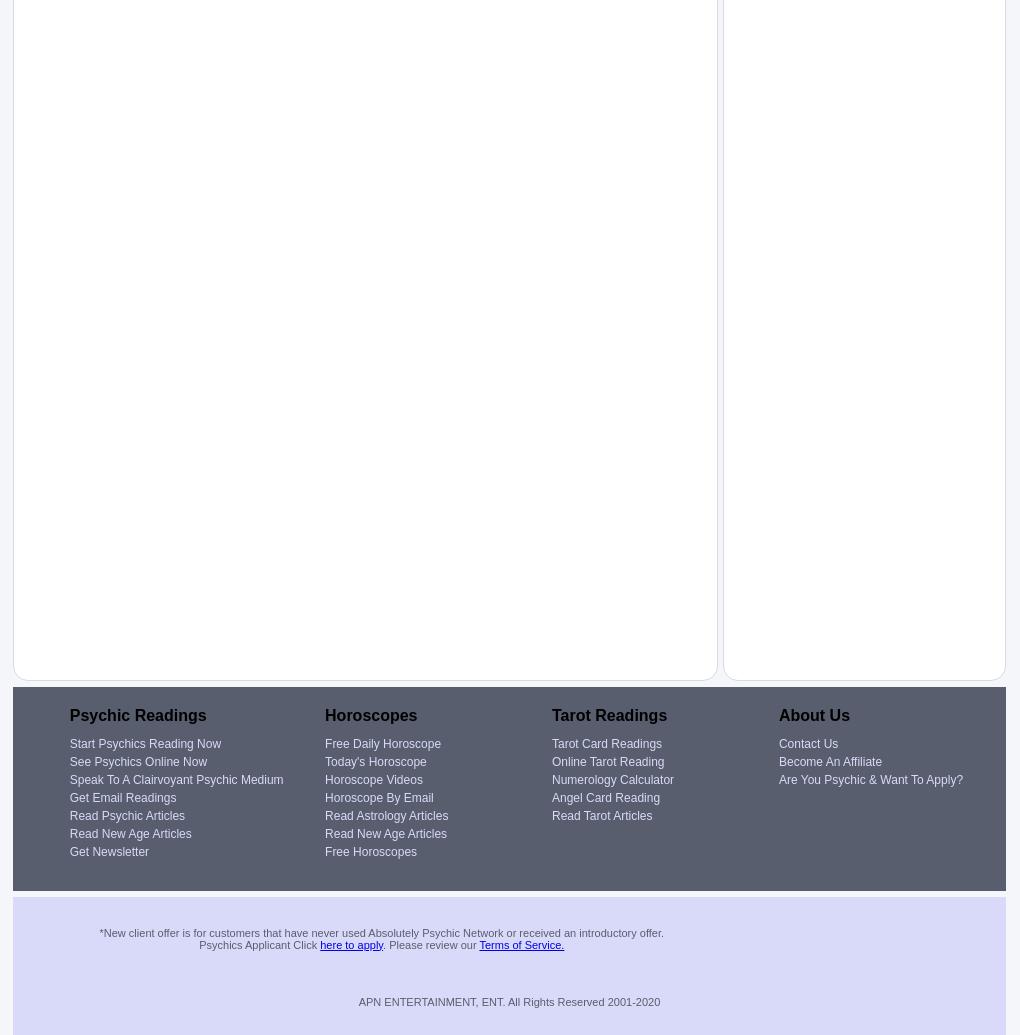  I want to click on 'Horoscope Videos', so click(372, 778).